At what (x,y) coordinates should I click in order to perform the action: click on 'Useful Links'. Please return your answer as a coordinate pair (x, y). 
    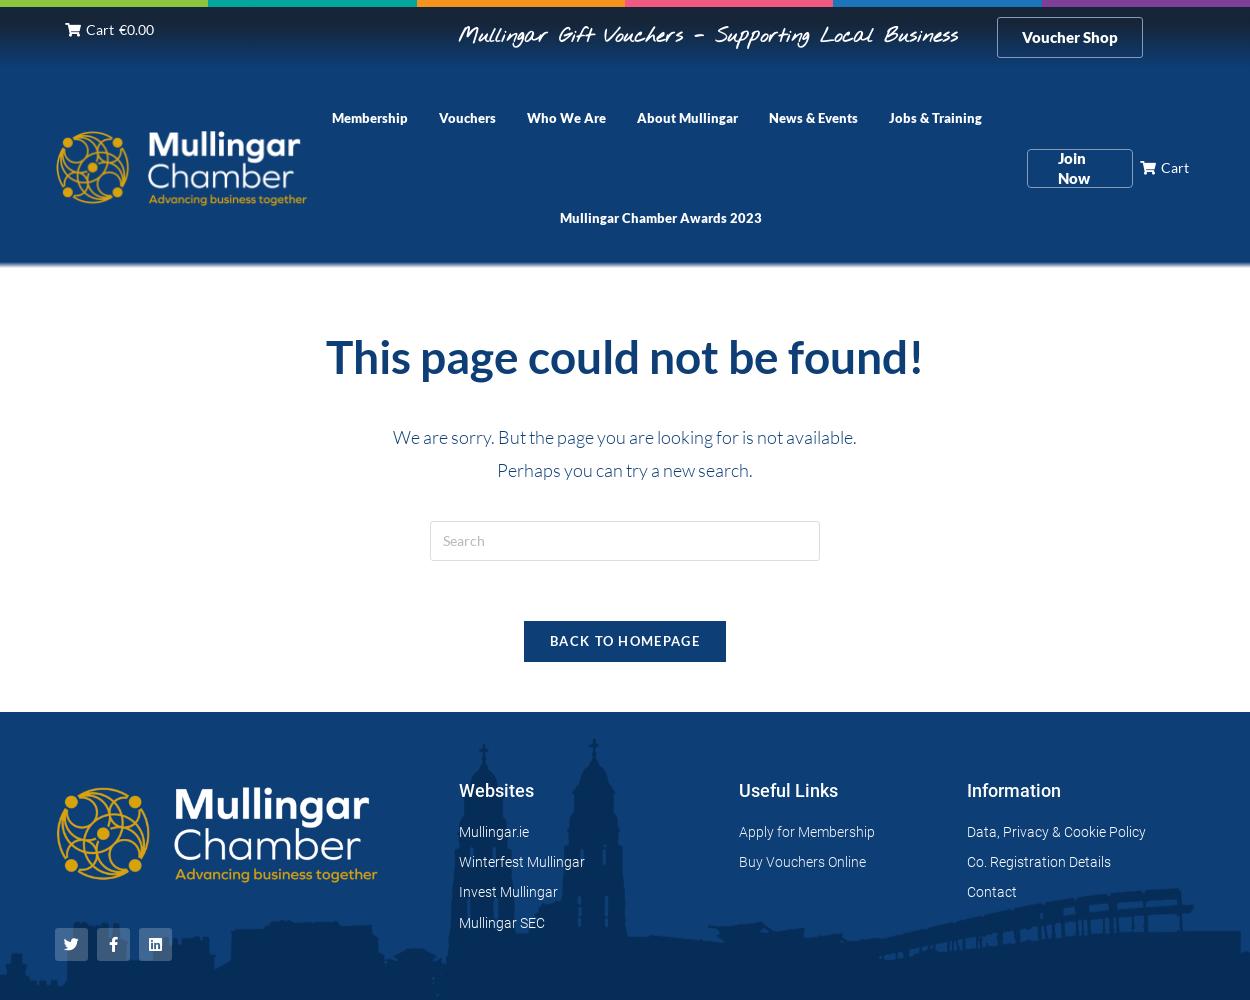
    Looking at the image, I should click on (787, 789).